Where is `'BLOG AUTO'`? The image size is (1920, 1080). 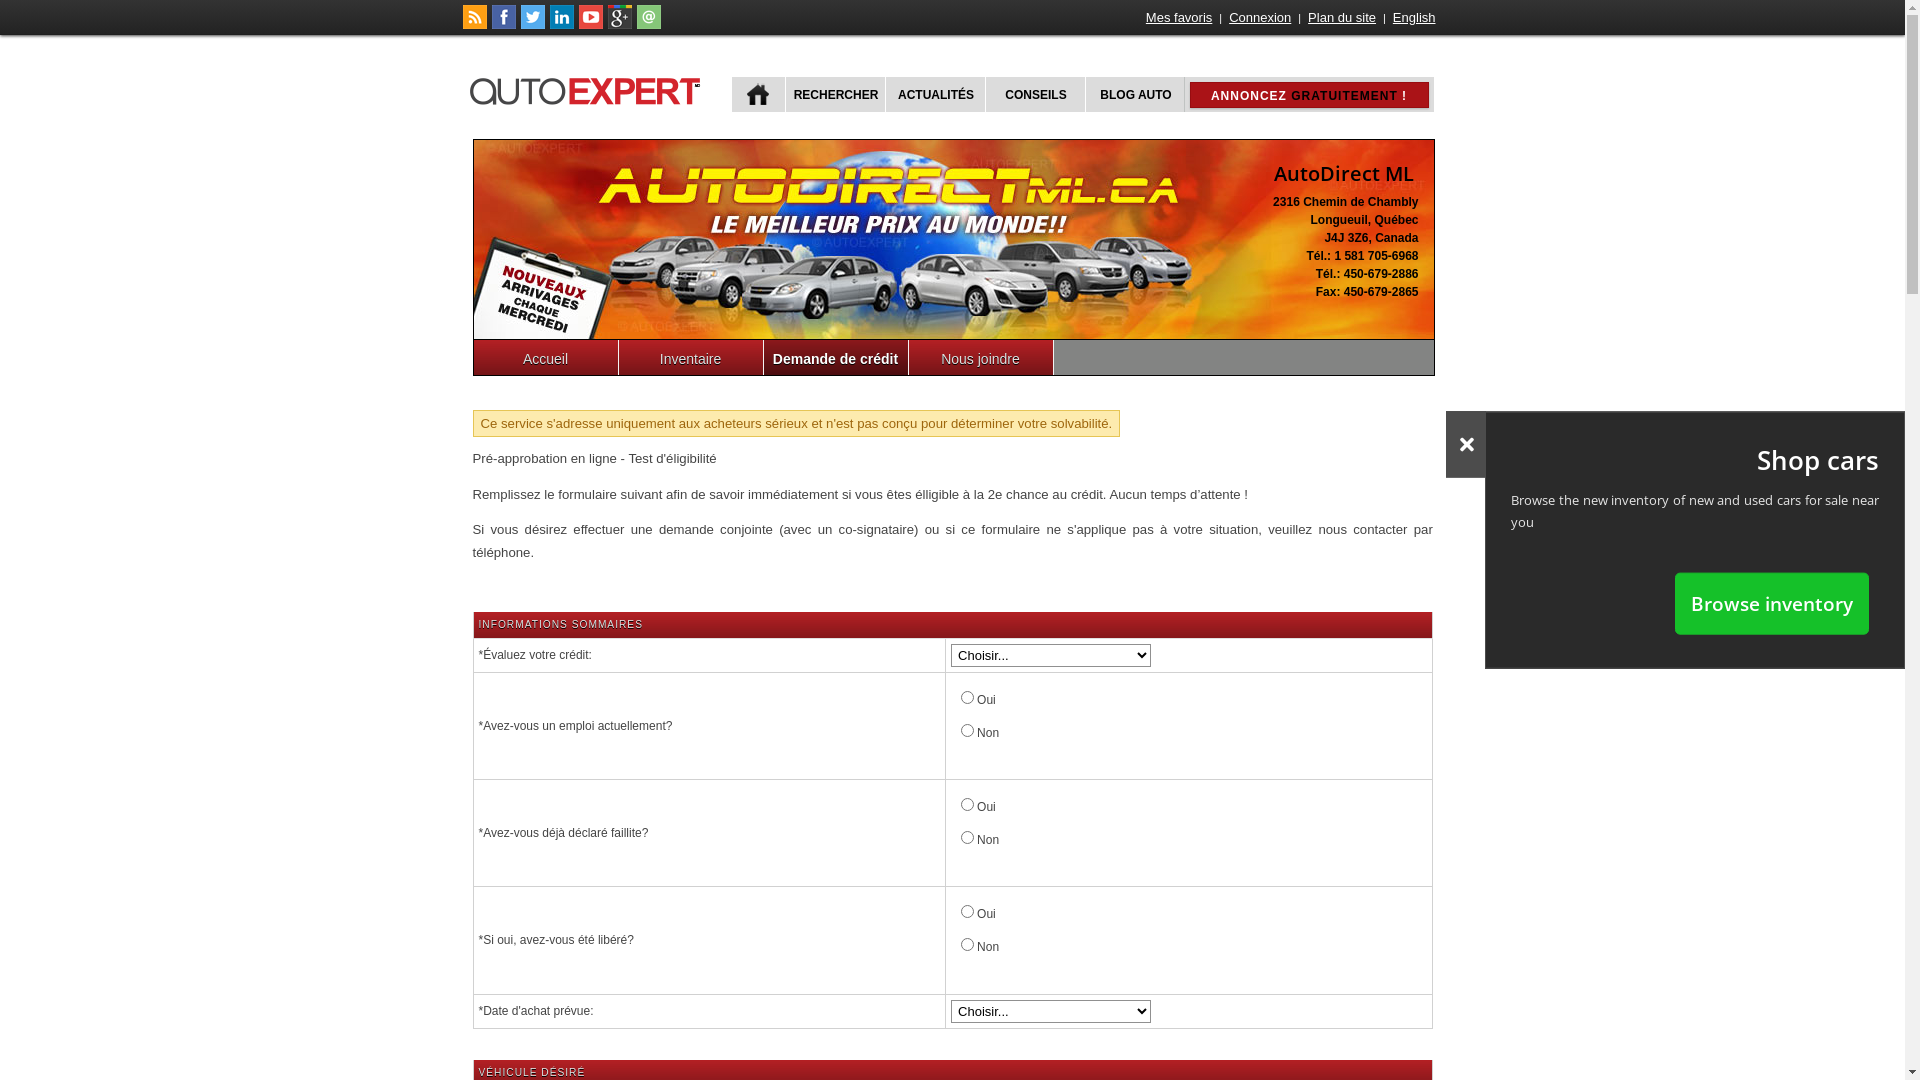
'BLOG AUTO' is located at coordinates (1133, 94).